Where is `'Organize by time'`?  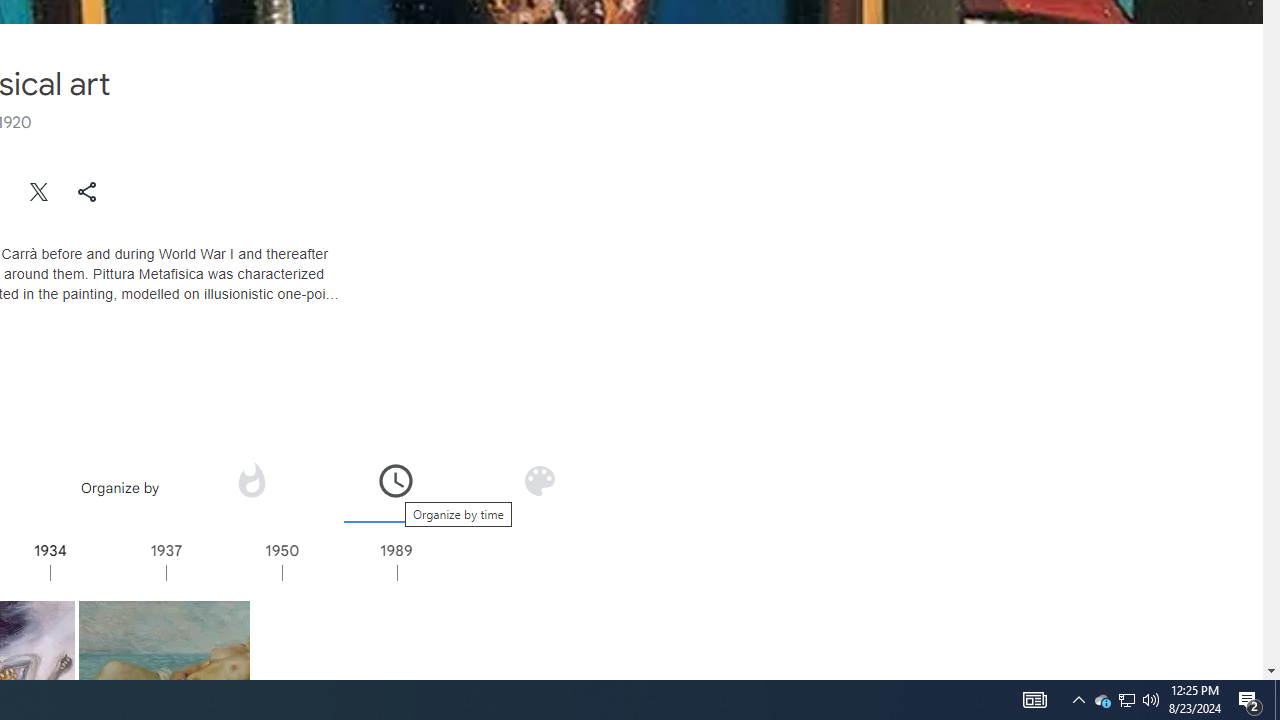
'Organize by time' is located at coordinates (395, 487).